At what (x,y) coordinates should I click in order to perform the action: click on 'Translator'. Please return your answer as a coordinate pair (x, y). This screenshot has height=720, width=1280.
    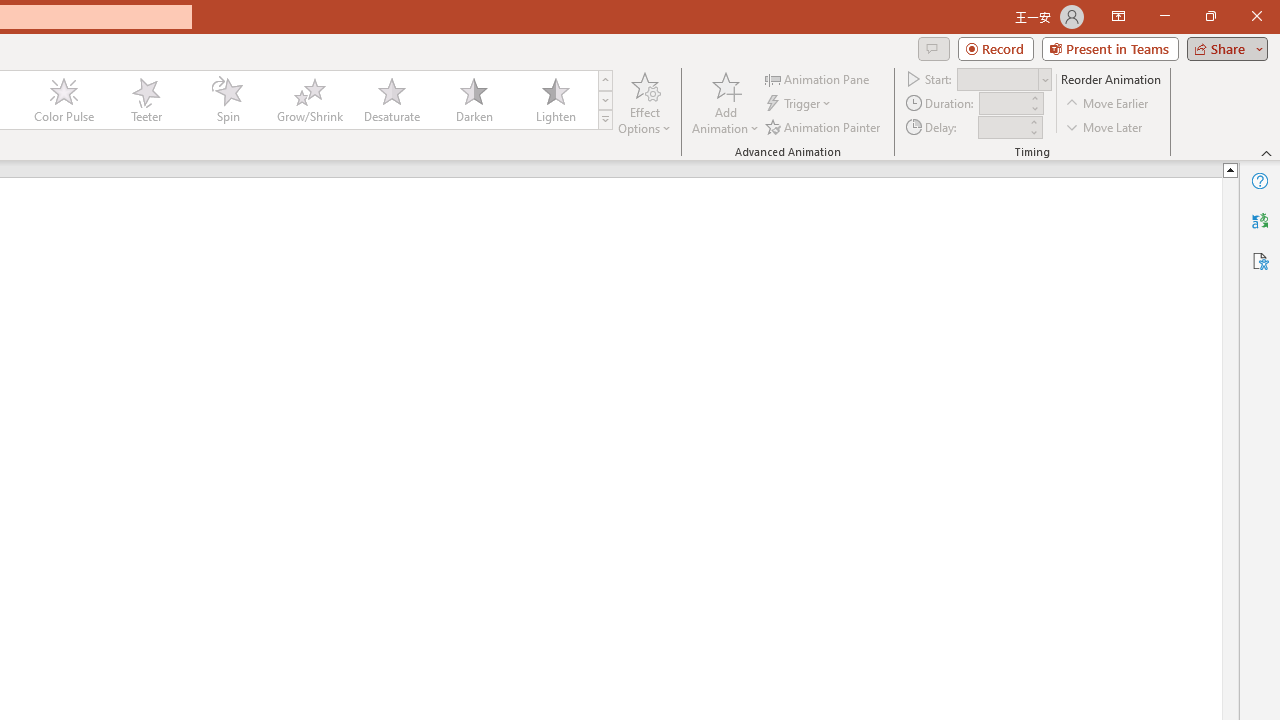
    Looking at the image, I should click on (1259, 221).